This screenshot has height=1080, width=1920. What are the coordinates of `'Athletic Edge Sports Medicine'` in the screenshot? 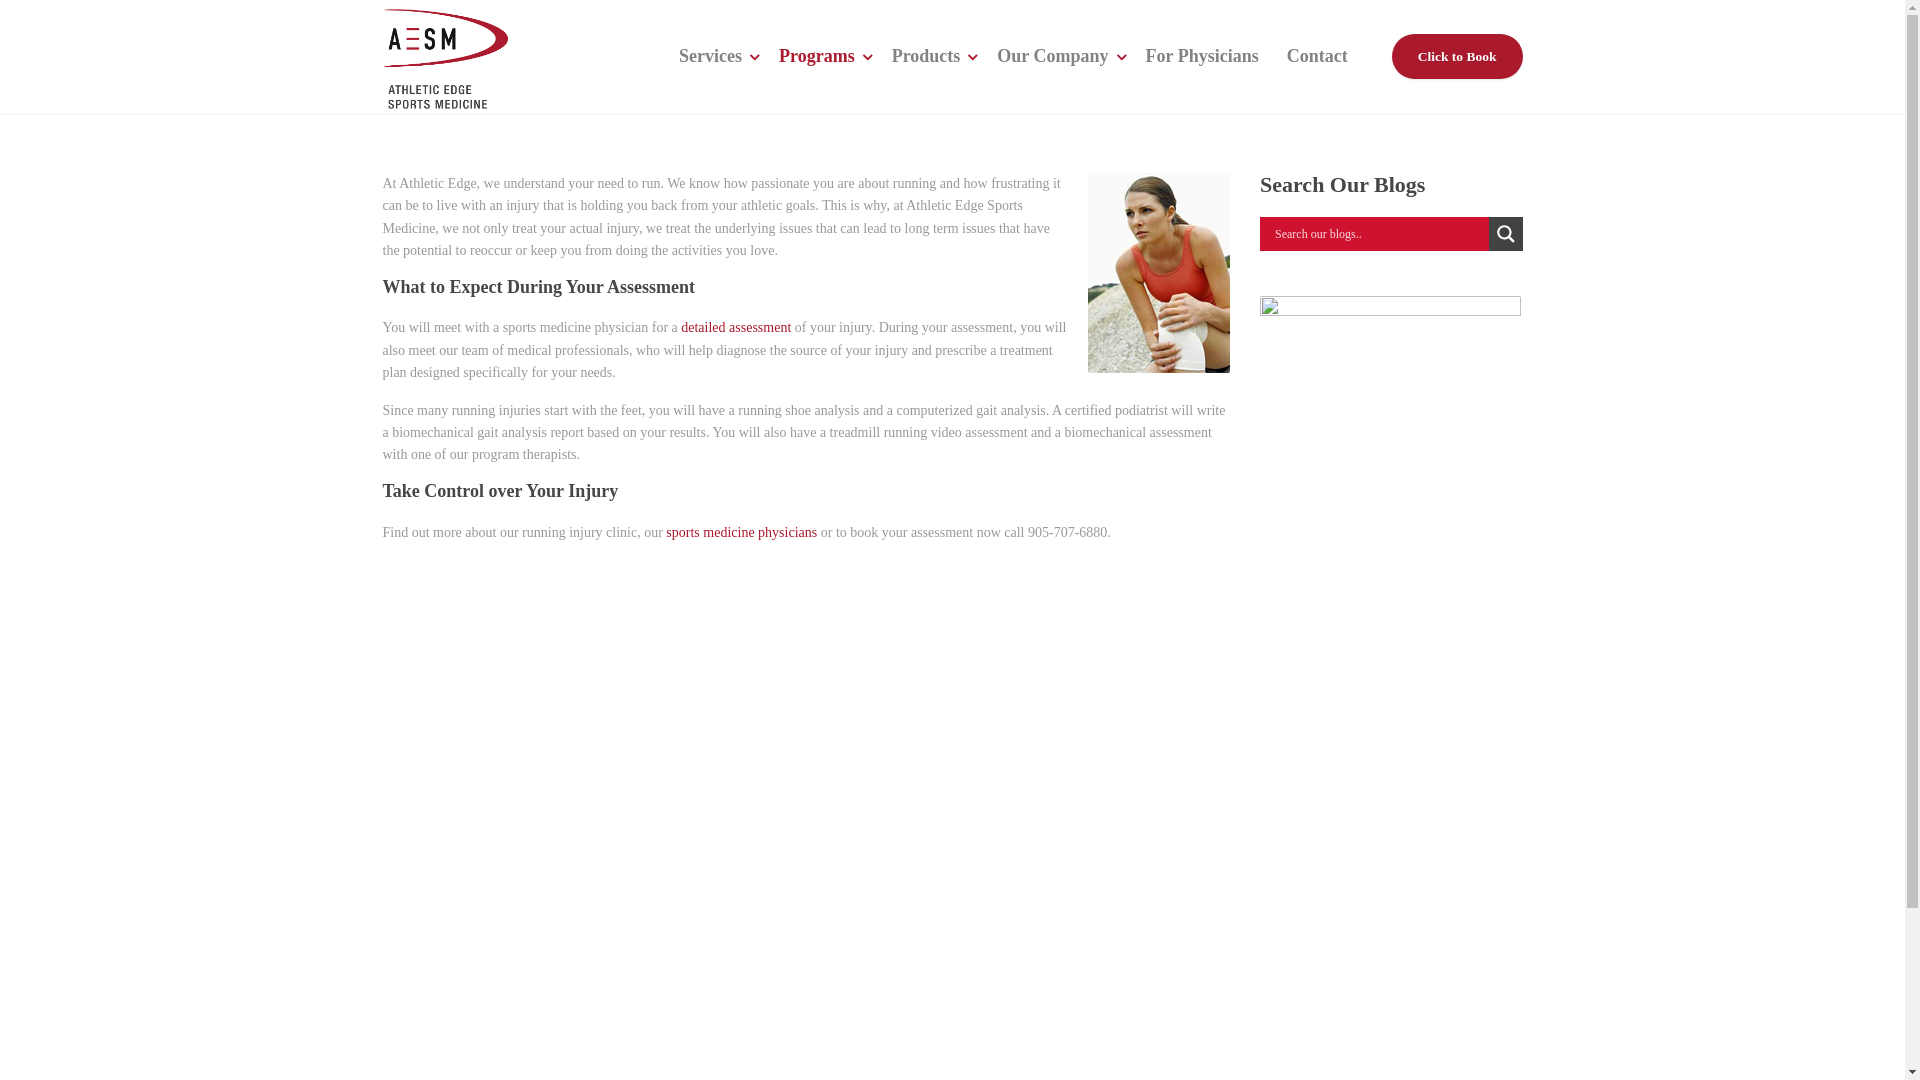 It's located at (382, 55).